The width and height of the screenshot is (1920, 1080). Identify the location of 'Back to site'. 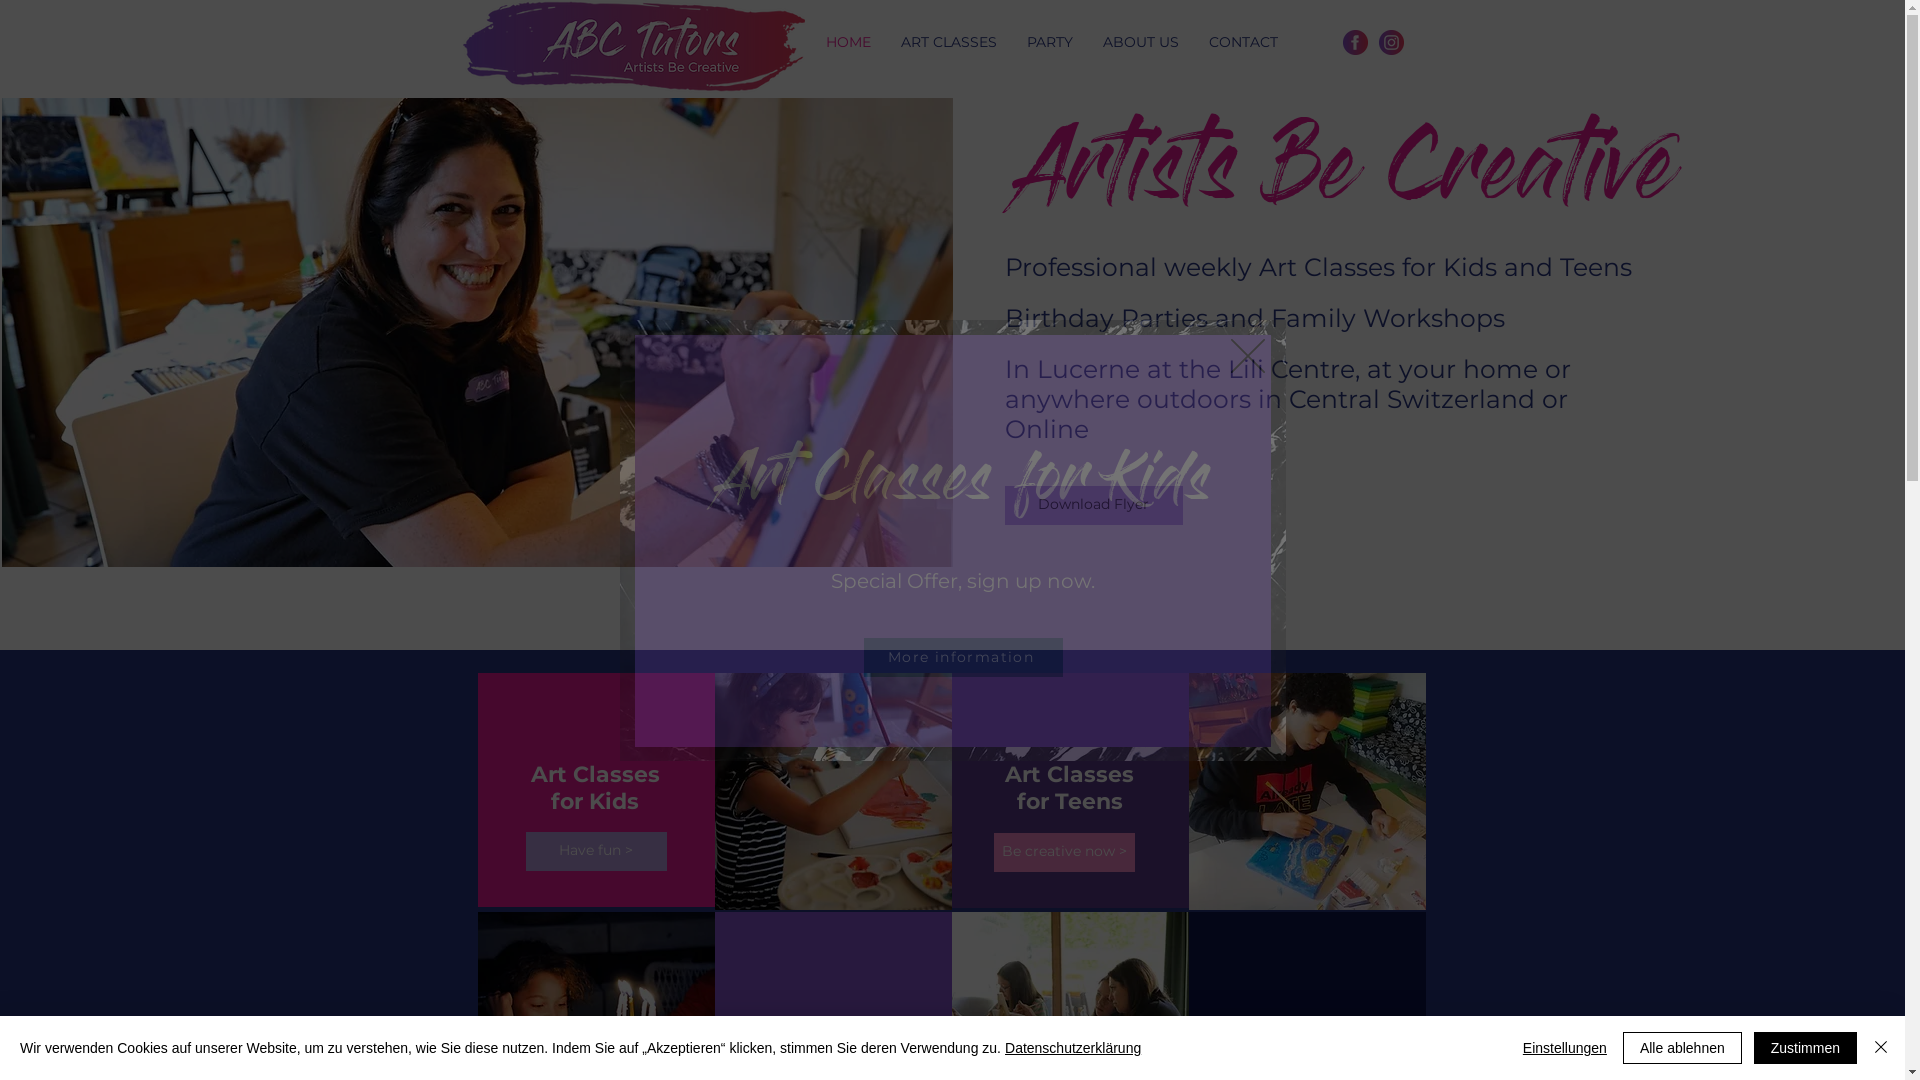
(1246, 353).